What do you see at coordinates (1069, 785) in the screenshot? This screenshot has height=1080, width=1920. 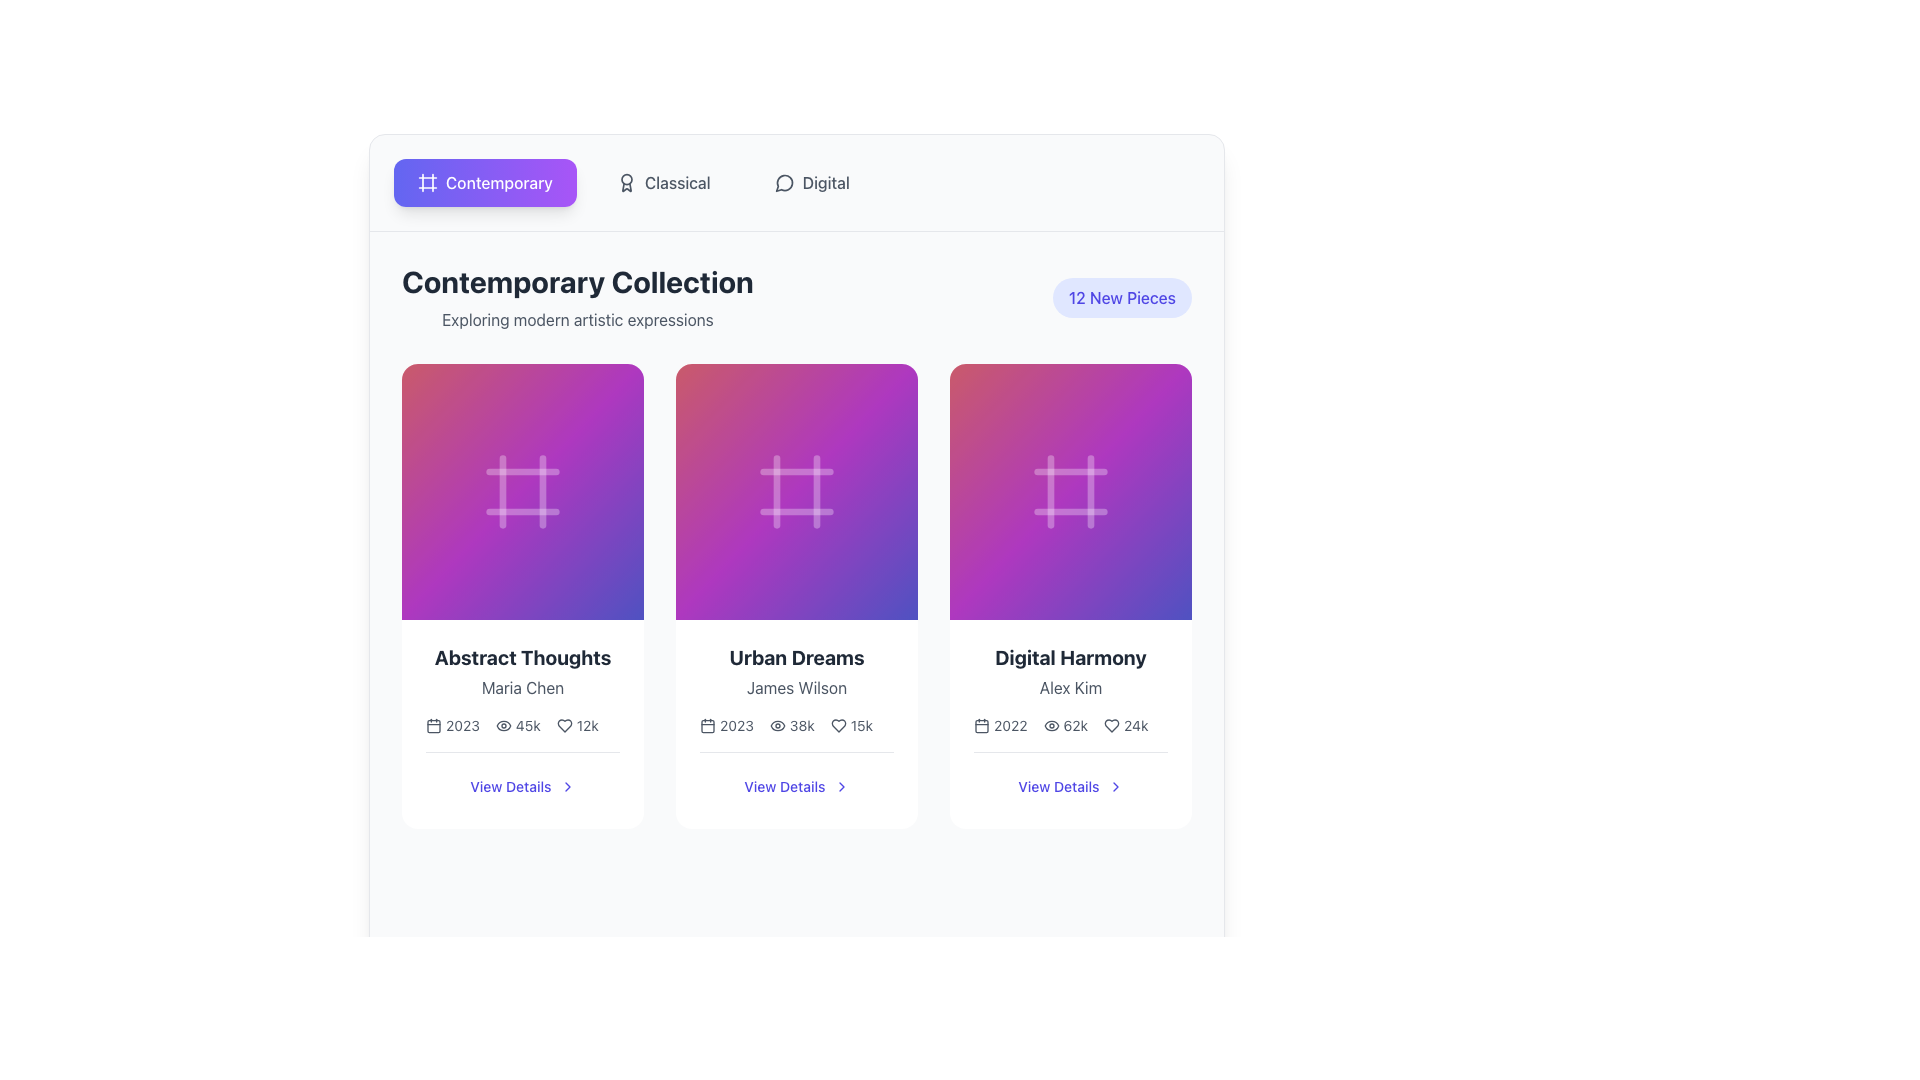 I see `the 'View Details' button-like link, which is styled as a button and located in the bottom section of the 'Digital Harmony' card, displaying the text in blue with a right-facing chevron icon` at bounding box center [1069, 785].